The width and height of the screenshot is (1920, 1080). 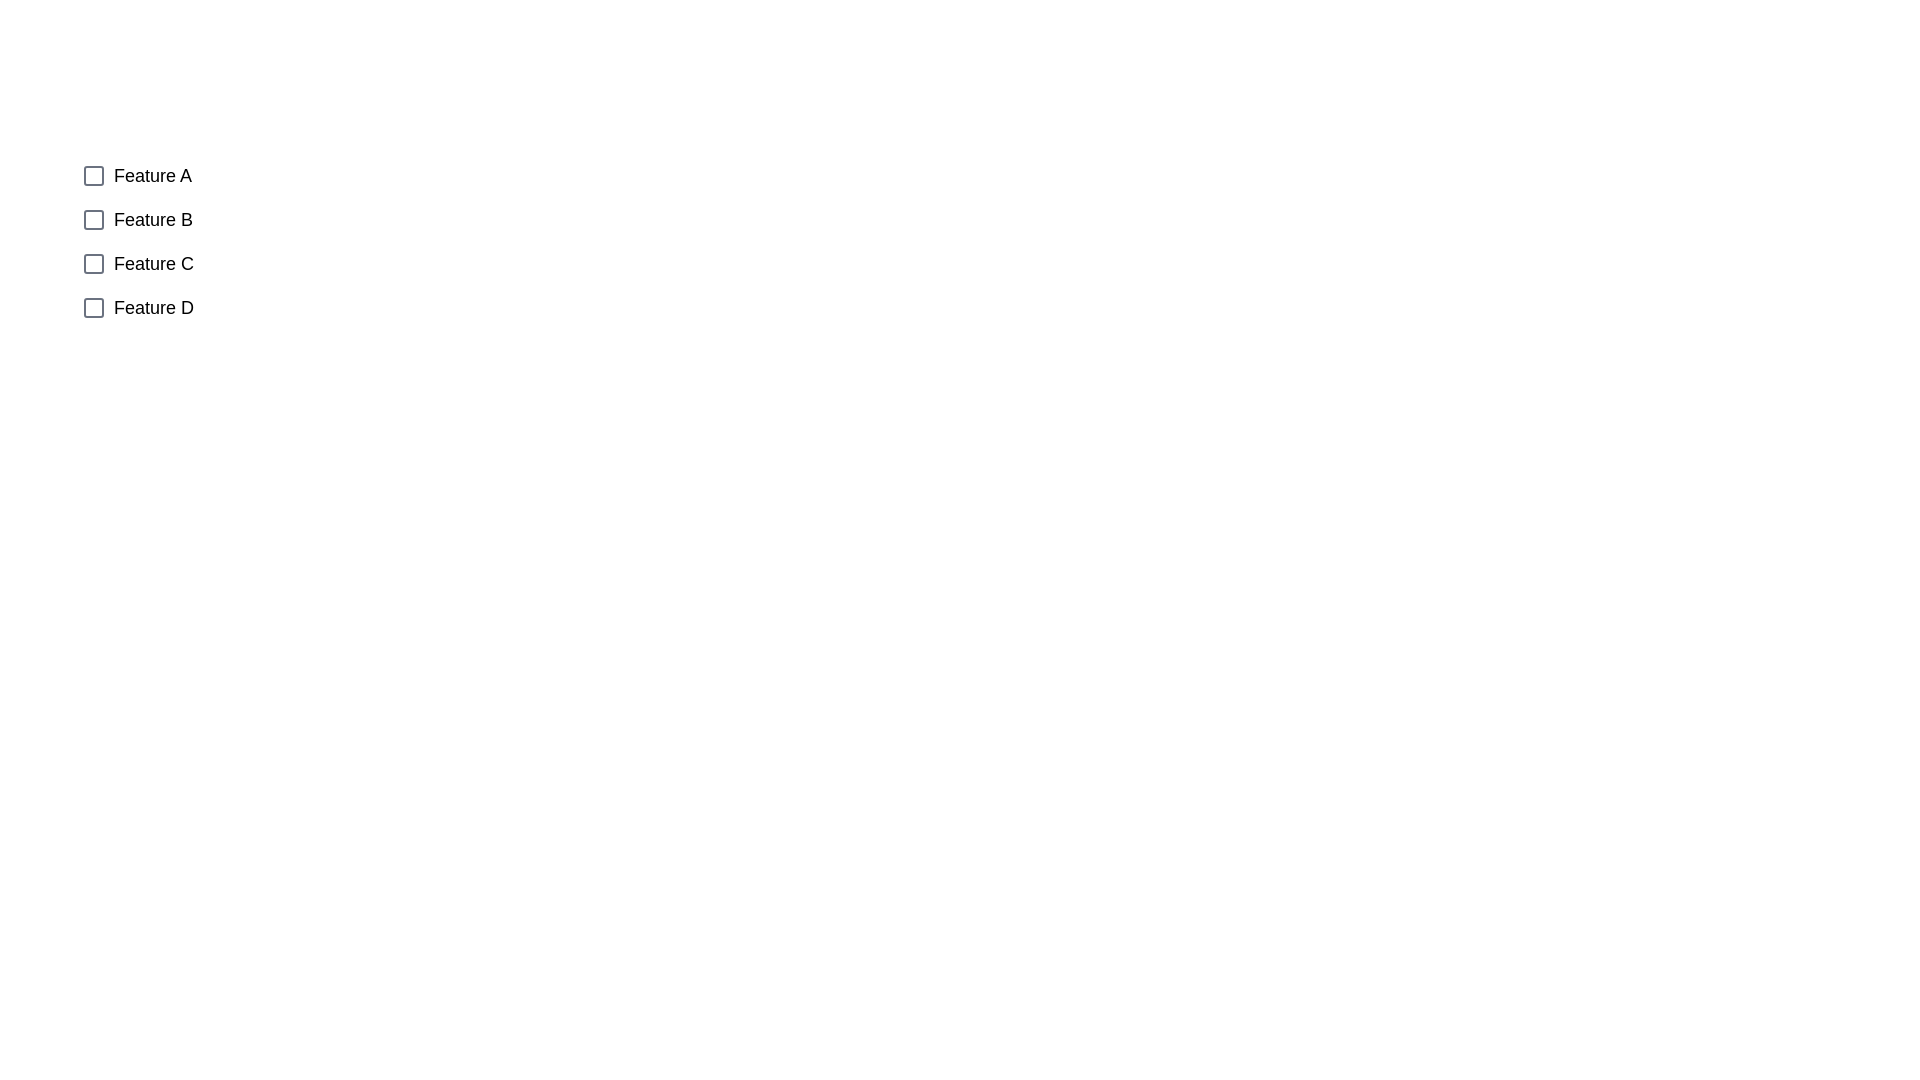 I want to click on the checkbox corresponding to Feature B to observe its position, so click(x=136, y=219).